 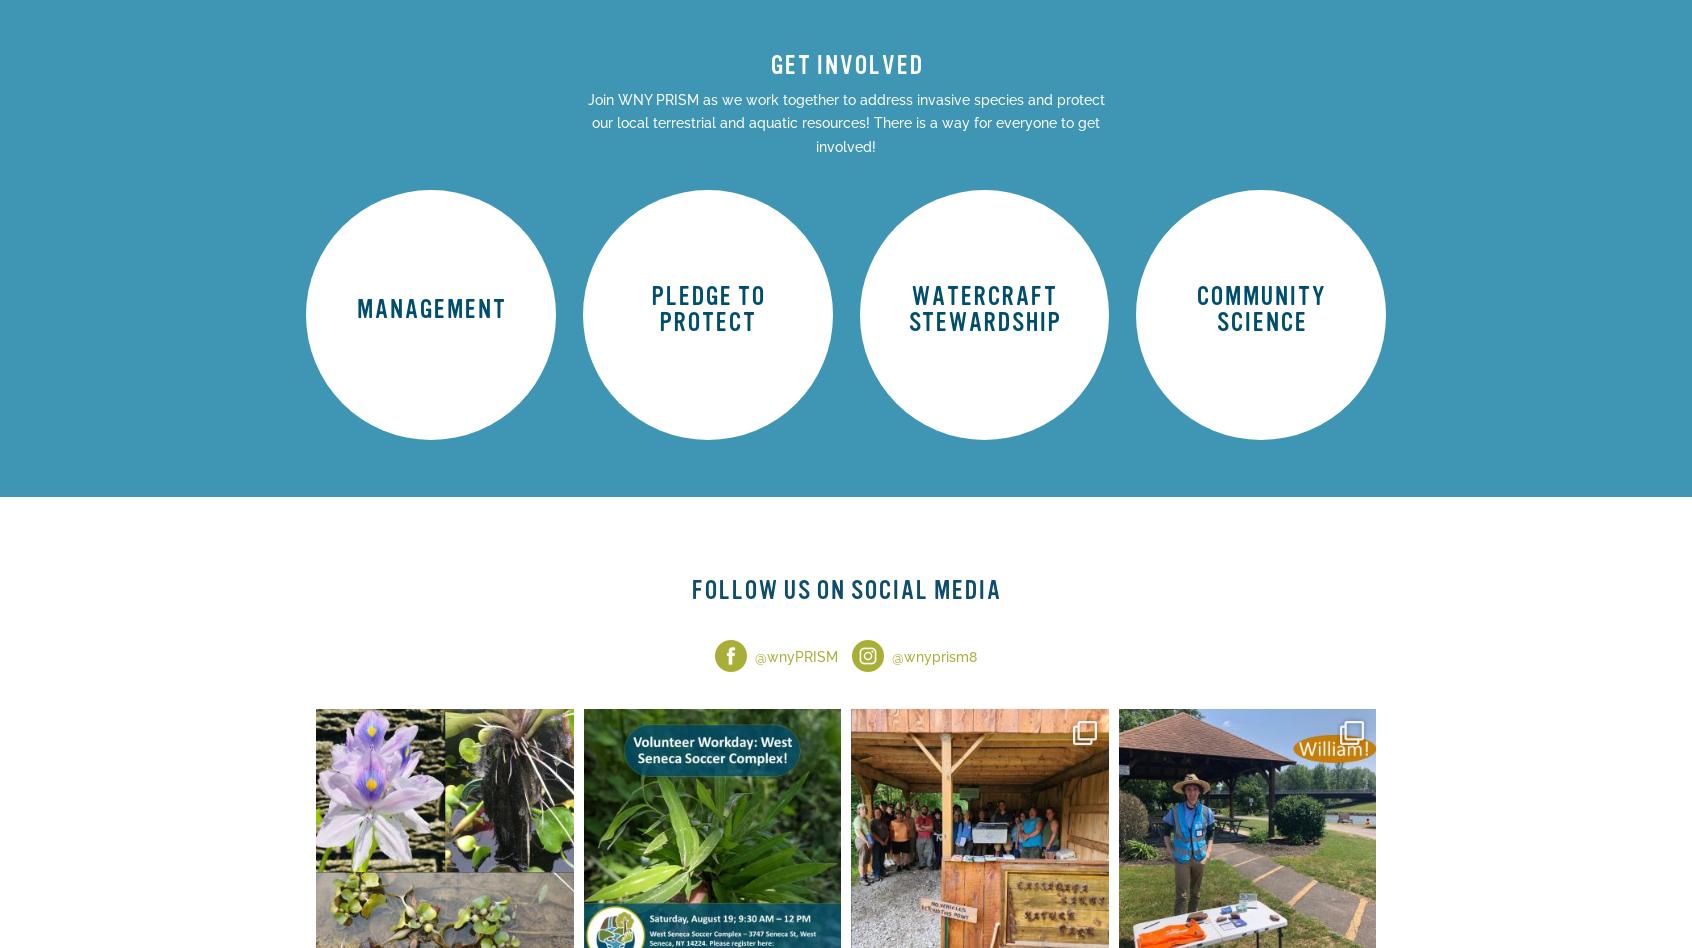 I want to click on '@wnyPRISM', so click(x=753, y=655).